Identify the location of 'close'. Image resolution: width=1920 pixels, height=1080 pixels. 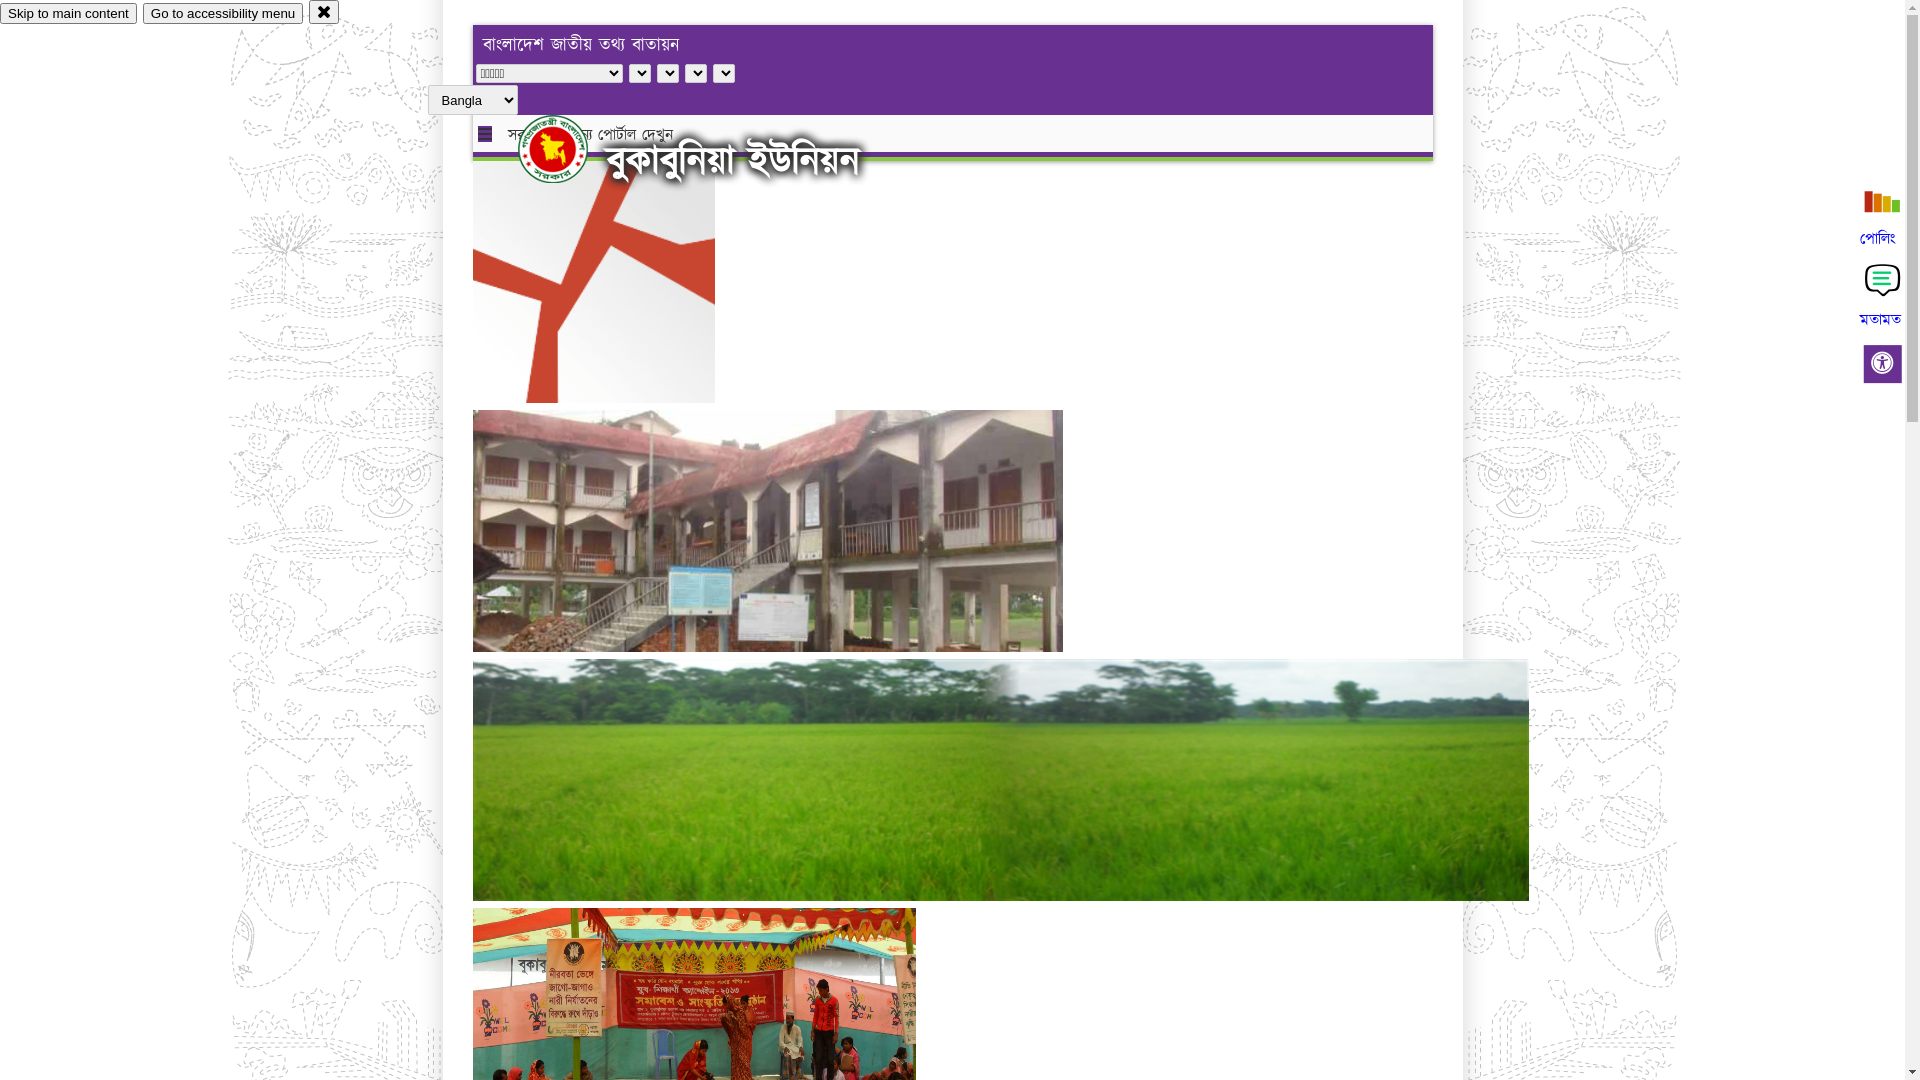
(324, 11).